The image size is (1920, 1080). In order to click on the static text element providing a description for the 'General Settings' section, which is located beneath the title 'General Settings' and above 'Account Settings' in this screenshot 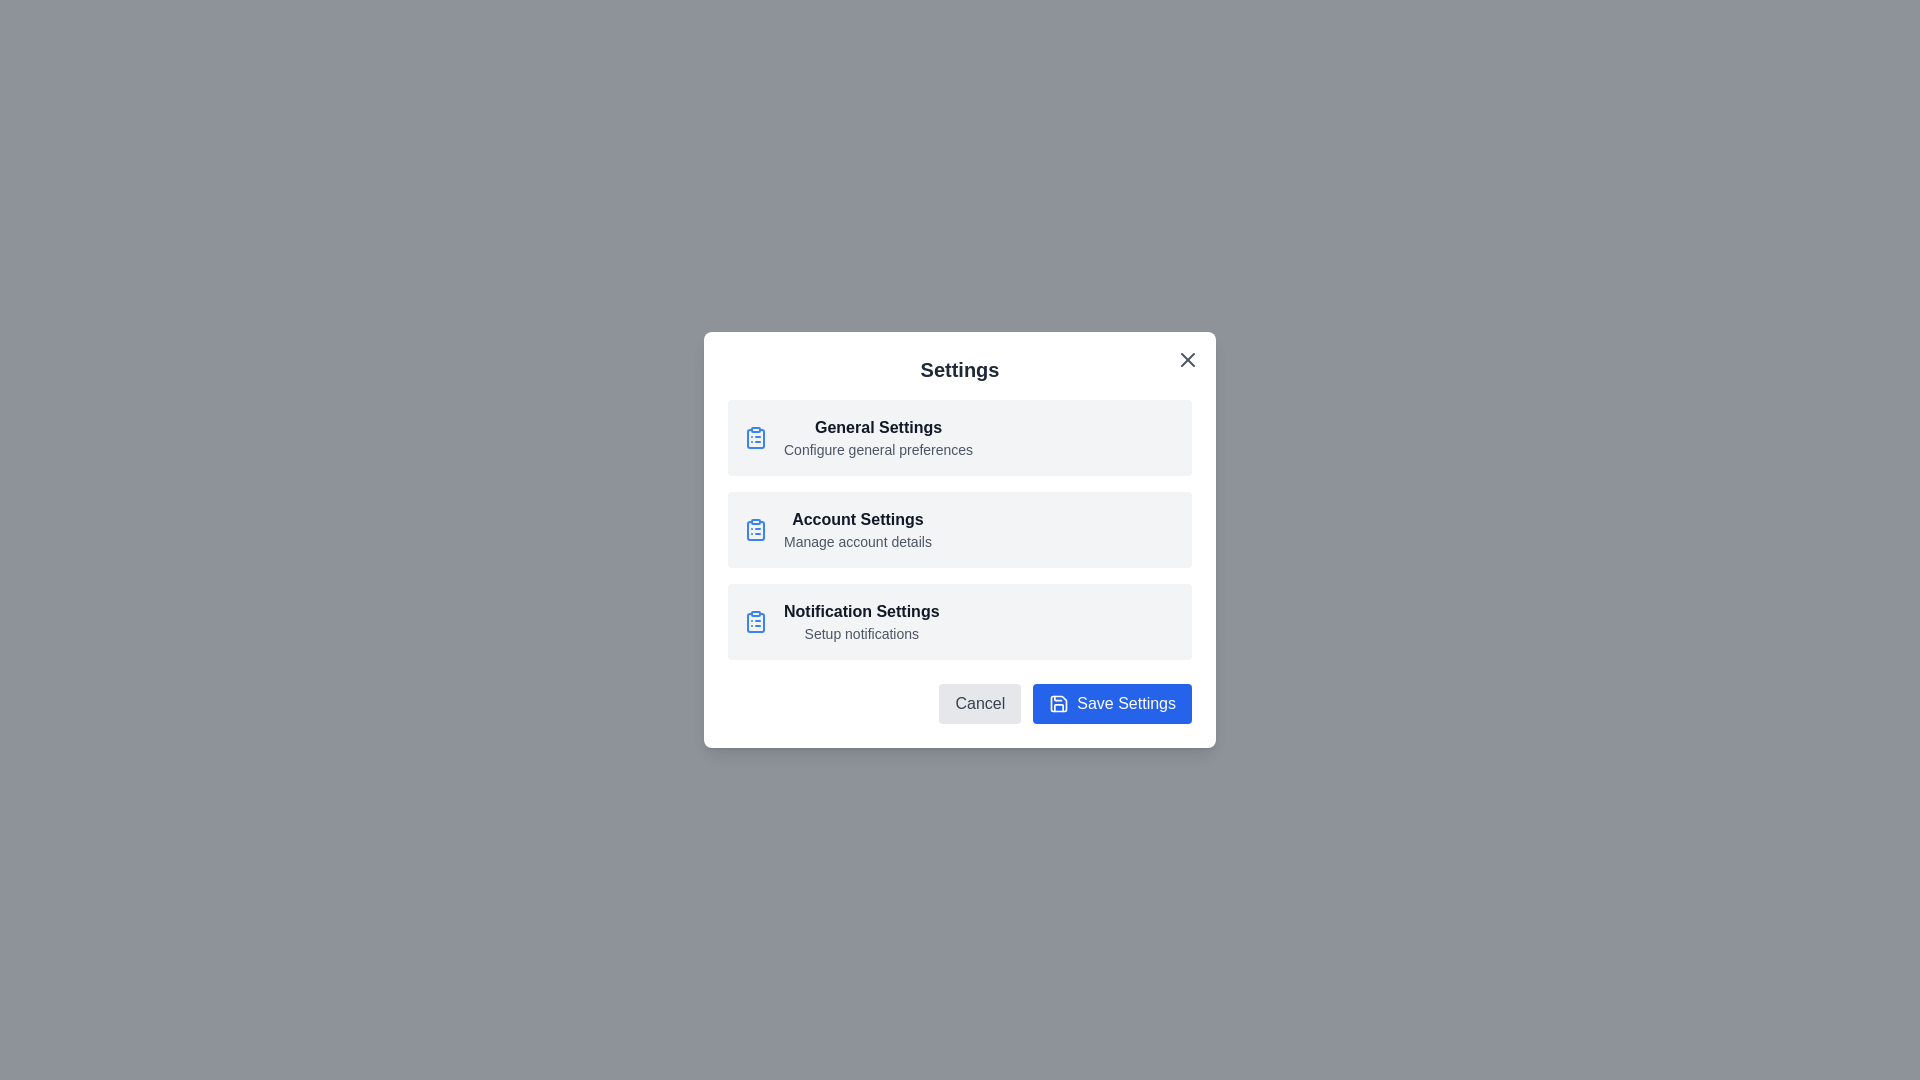, I will do `click(878, 450)`.